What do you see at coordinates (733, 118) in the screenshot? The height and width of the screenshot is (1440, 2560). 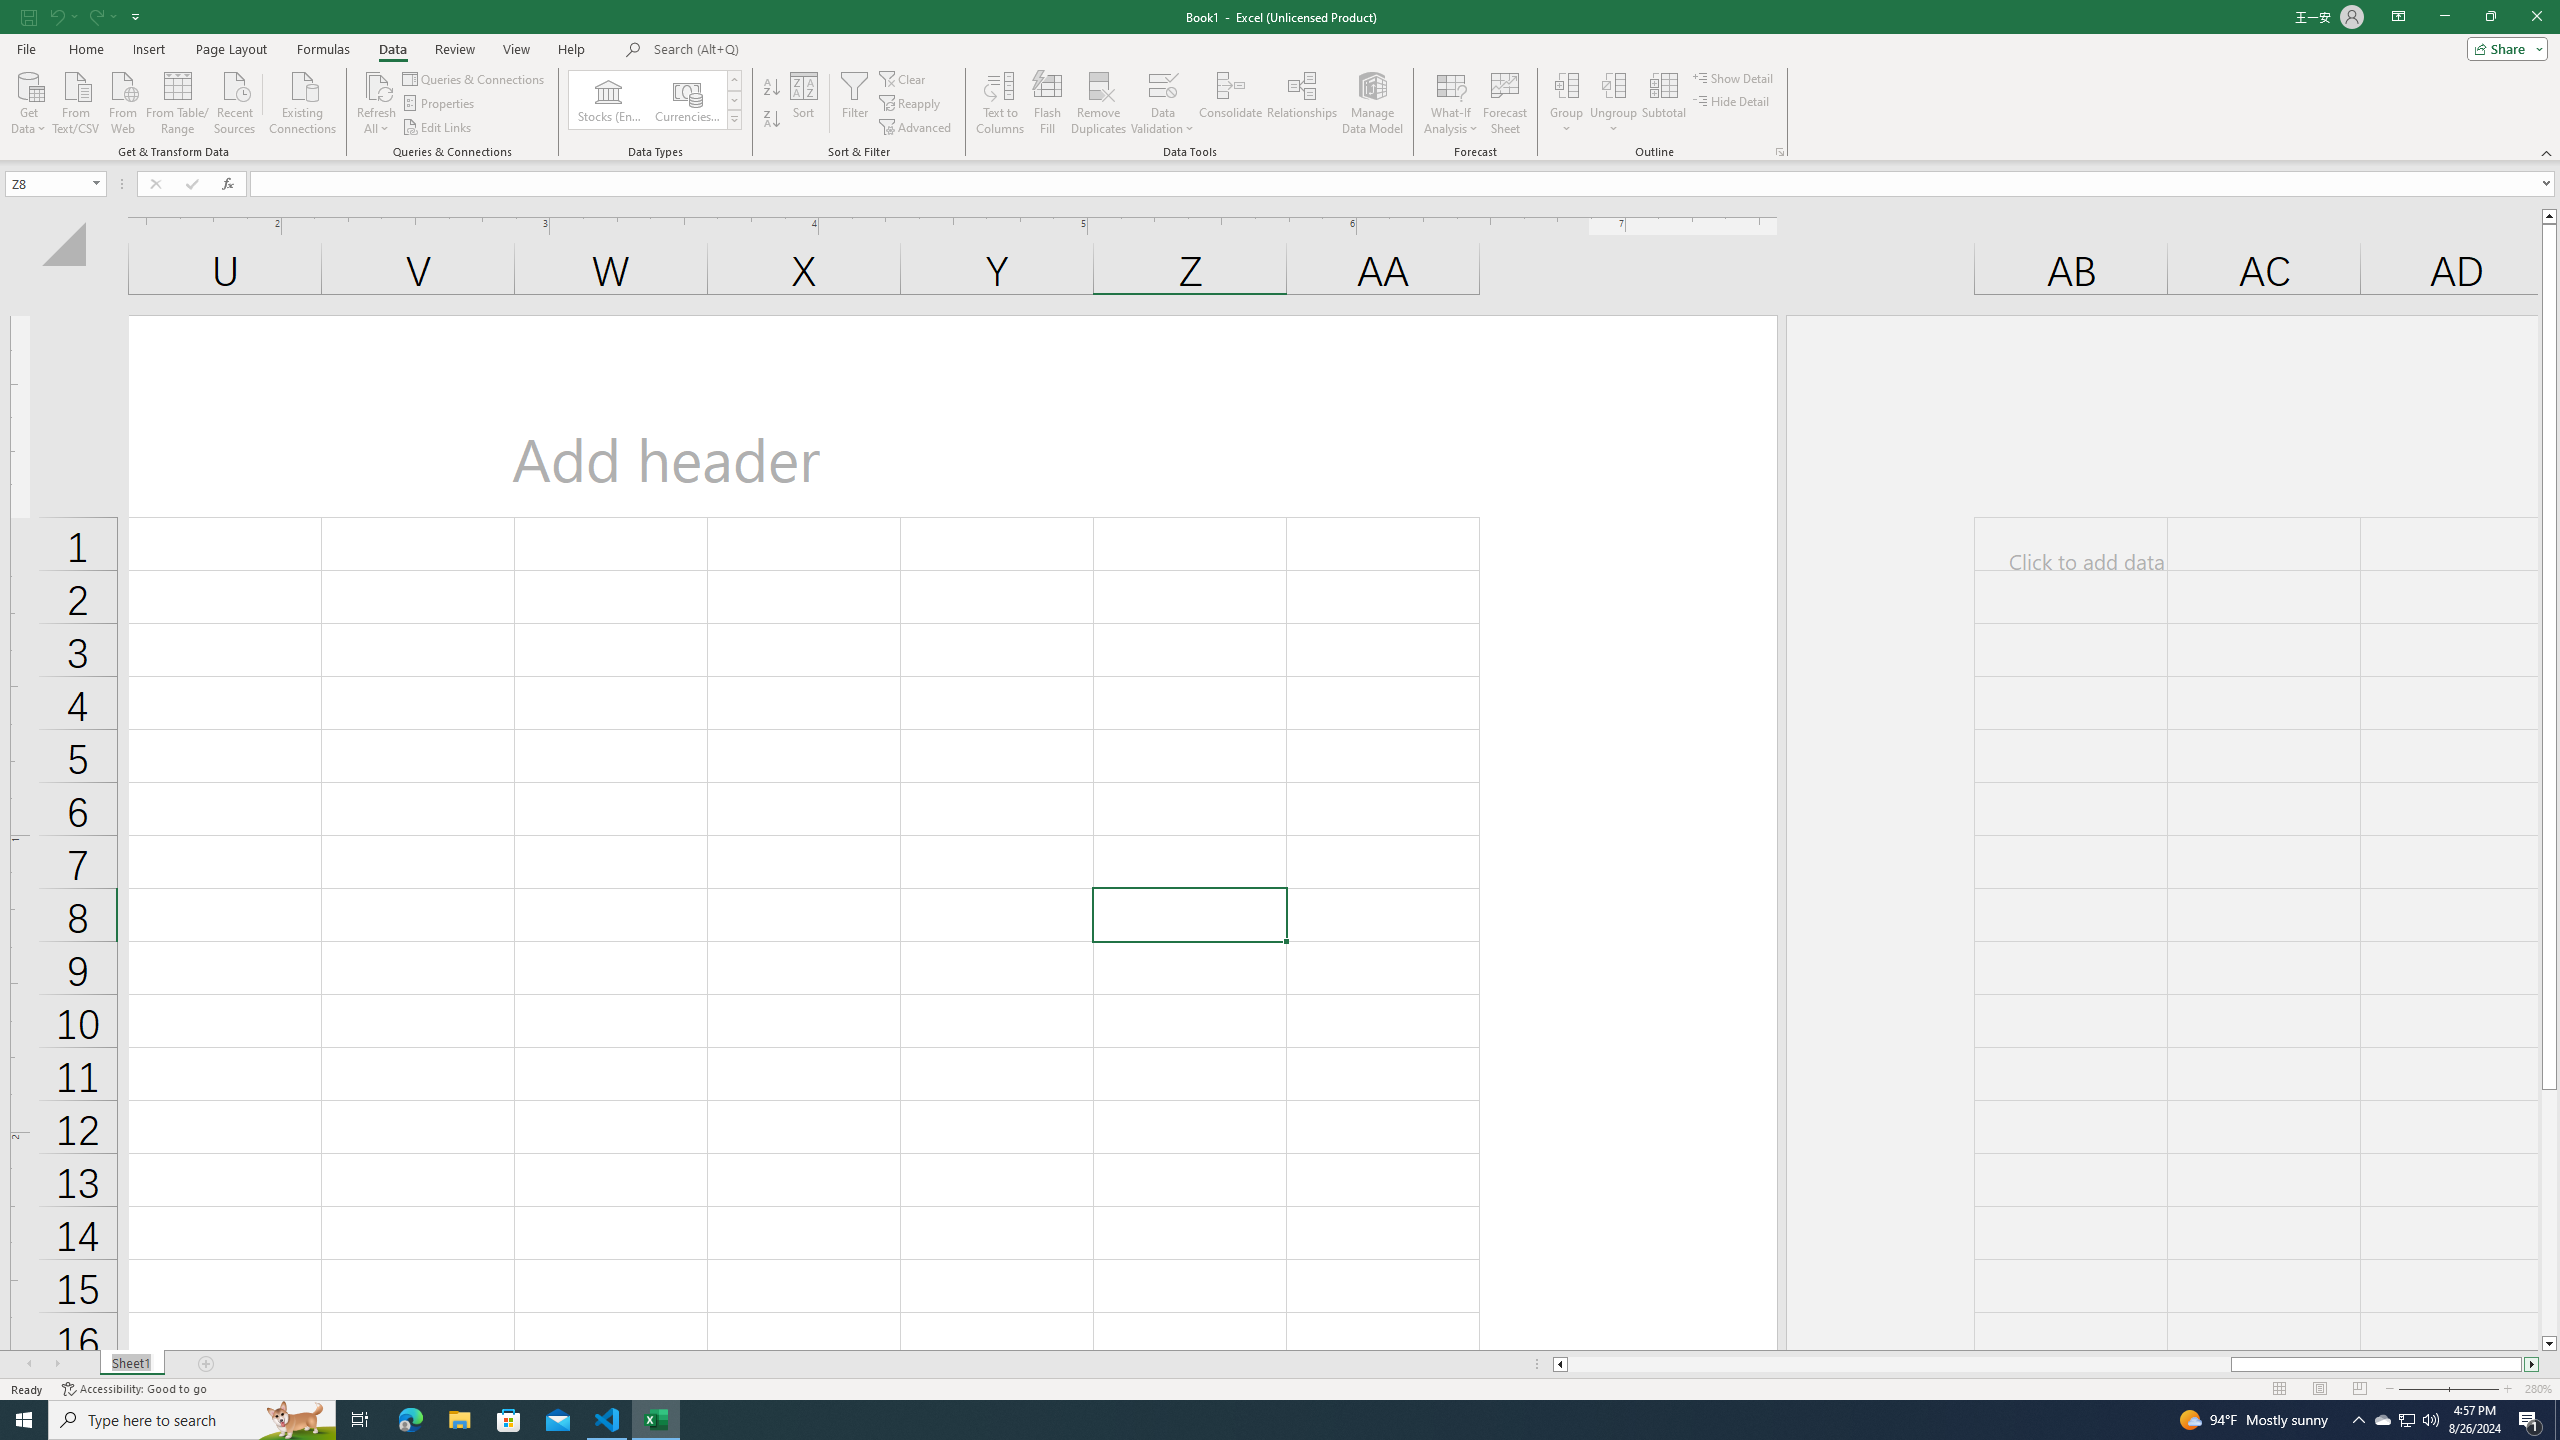 I see `'Data Types'` at bounding box center [733, 118].